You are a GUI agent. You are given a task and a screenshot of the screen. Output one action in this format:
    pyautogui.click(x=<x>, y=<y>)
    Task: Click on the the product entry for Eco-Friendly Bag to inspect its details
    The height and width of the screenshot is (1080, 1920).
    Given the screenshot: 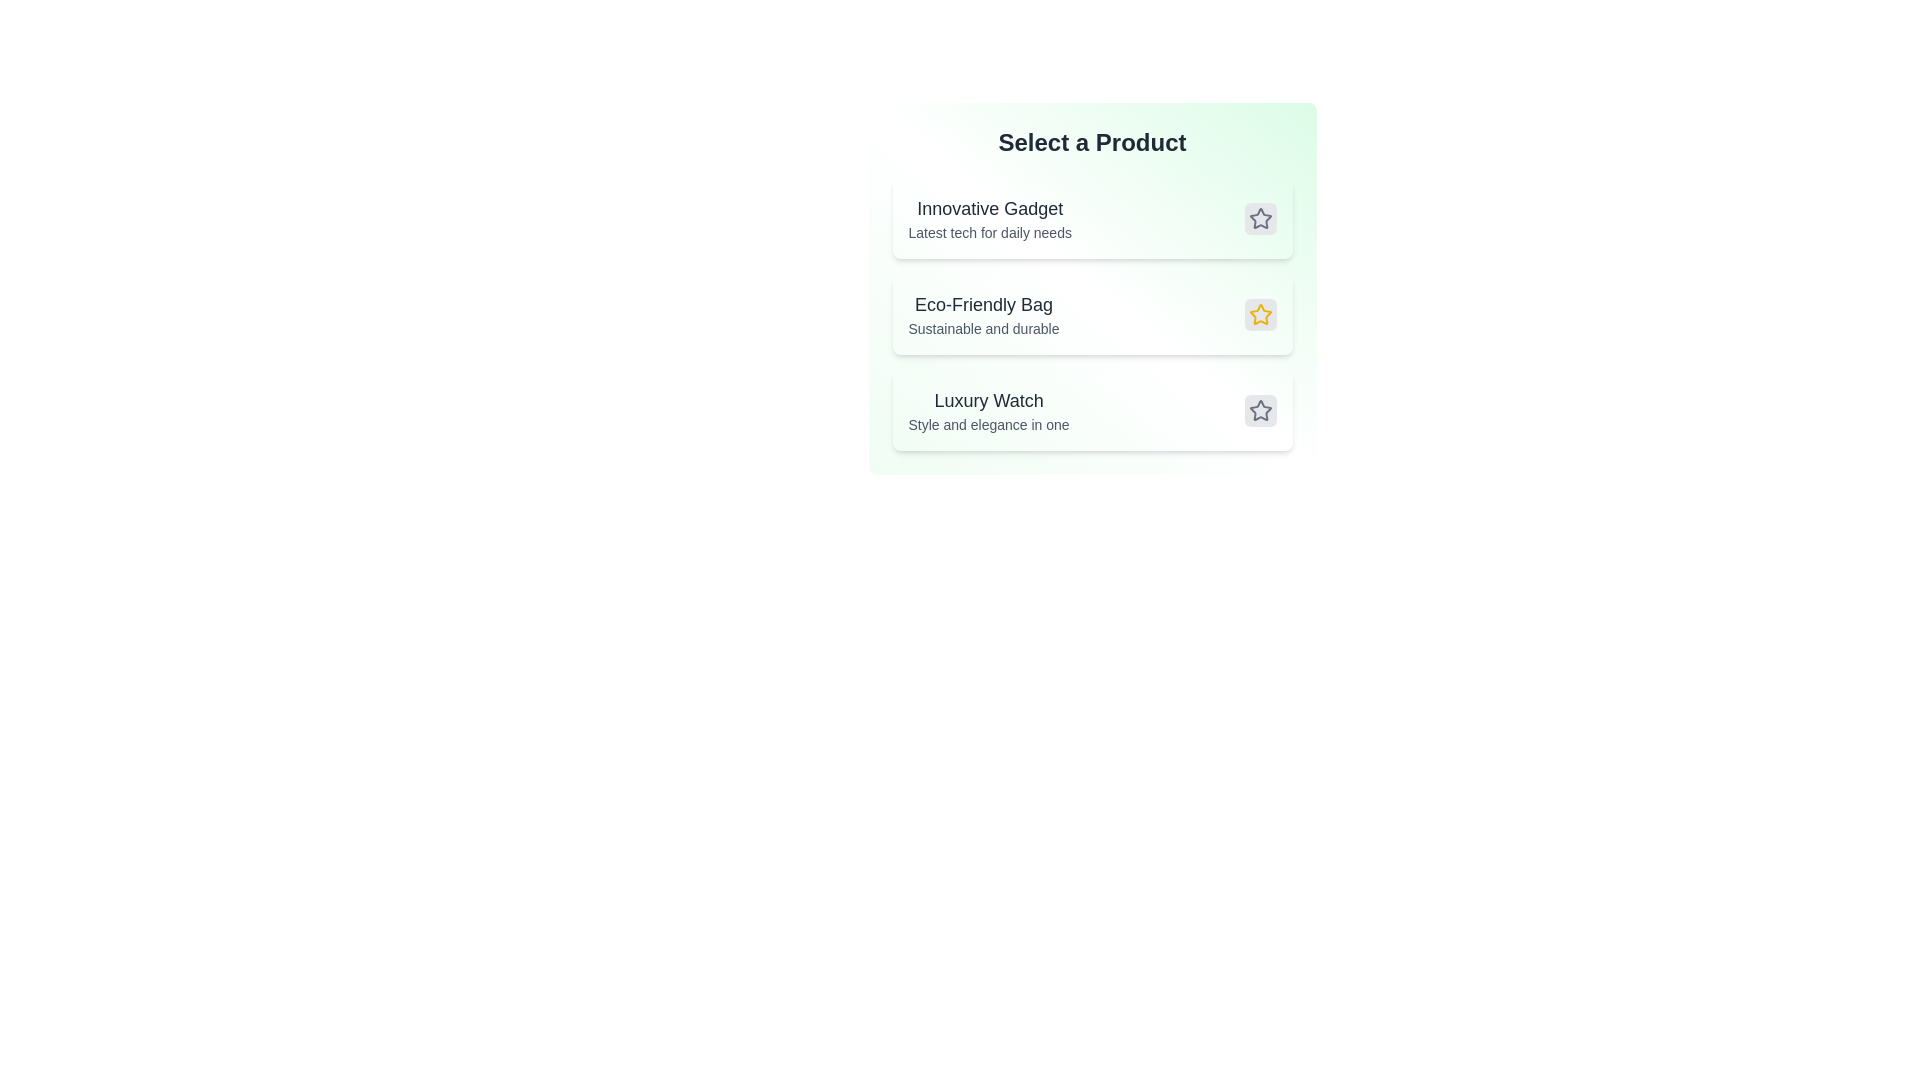 What is the action you would take?
    pyautogui.click(x=983, y=315)
    